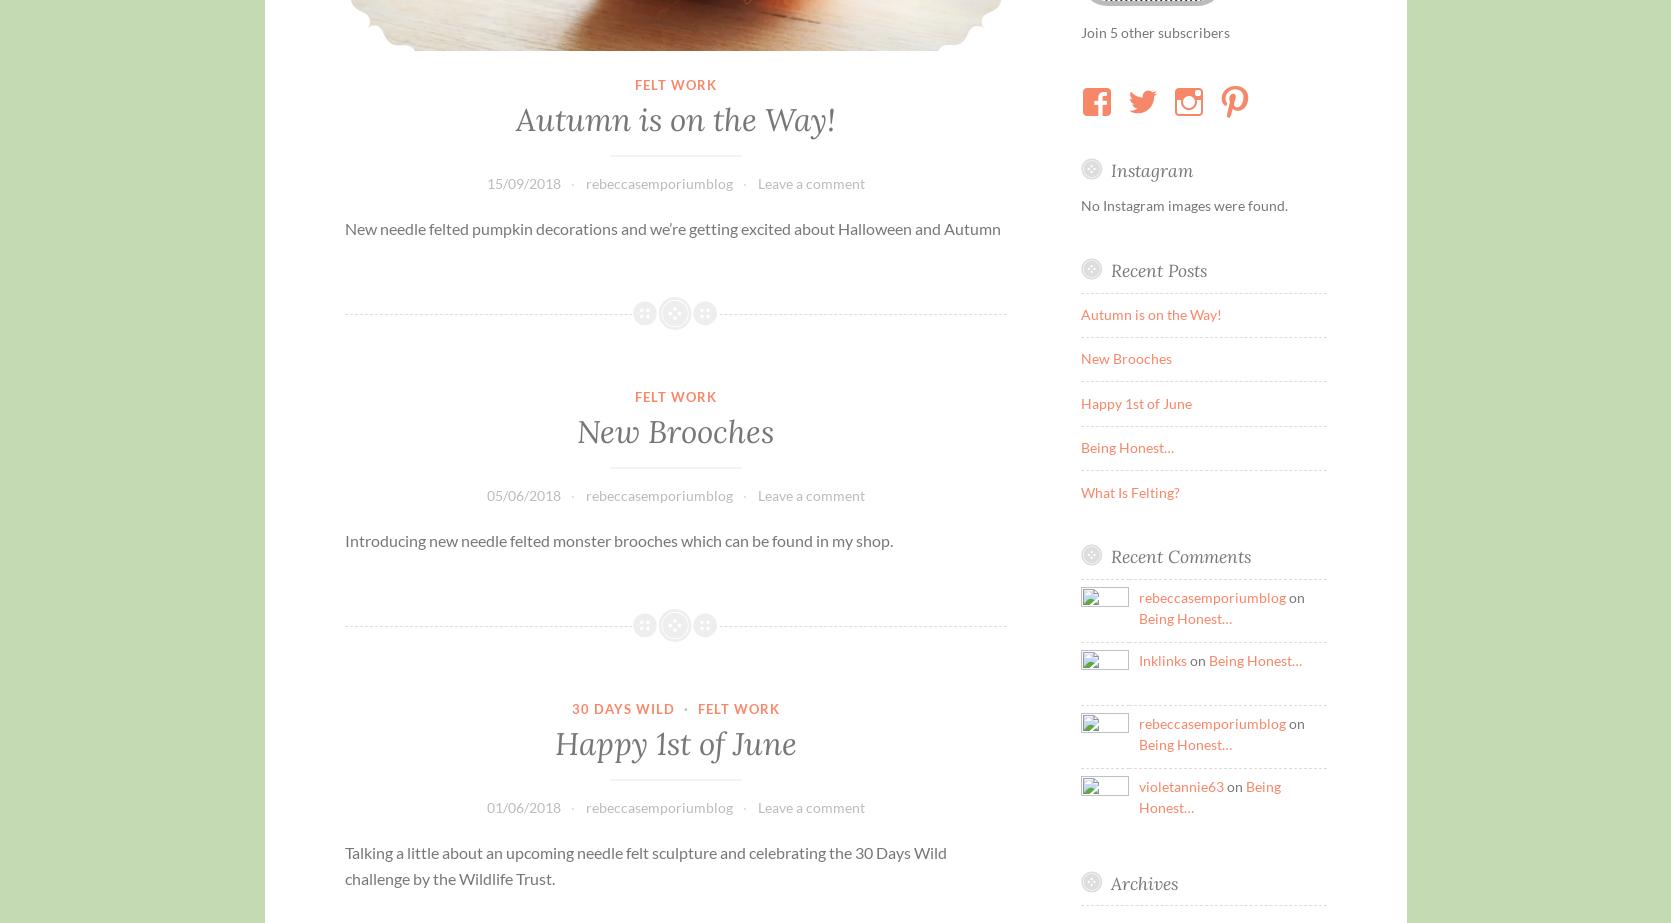 The width and height of the screenshot is (1671, 923). Describe the element at coordinates (1150, 170) in the screenshot. I see `'Instagram'` at that location.